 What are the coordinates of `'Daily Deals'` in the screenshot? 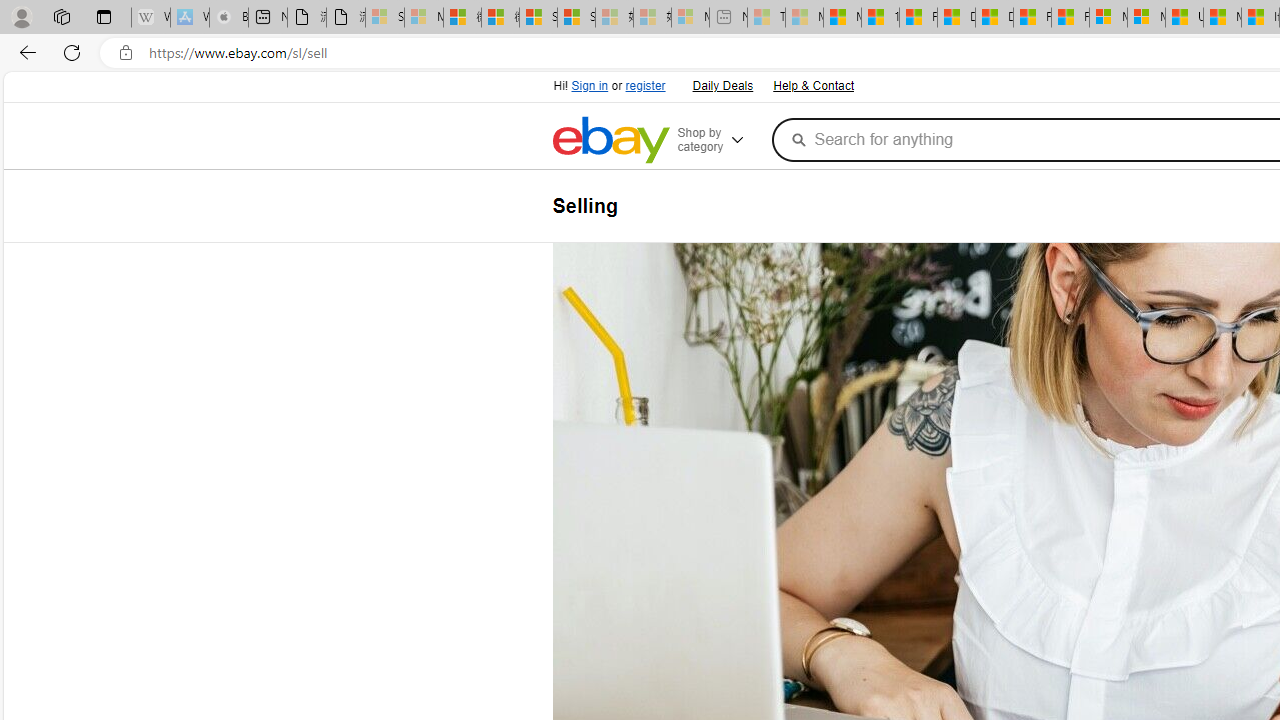 It's located at (720, 83).